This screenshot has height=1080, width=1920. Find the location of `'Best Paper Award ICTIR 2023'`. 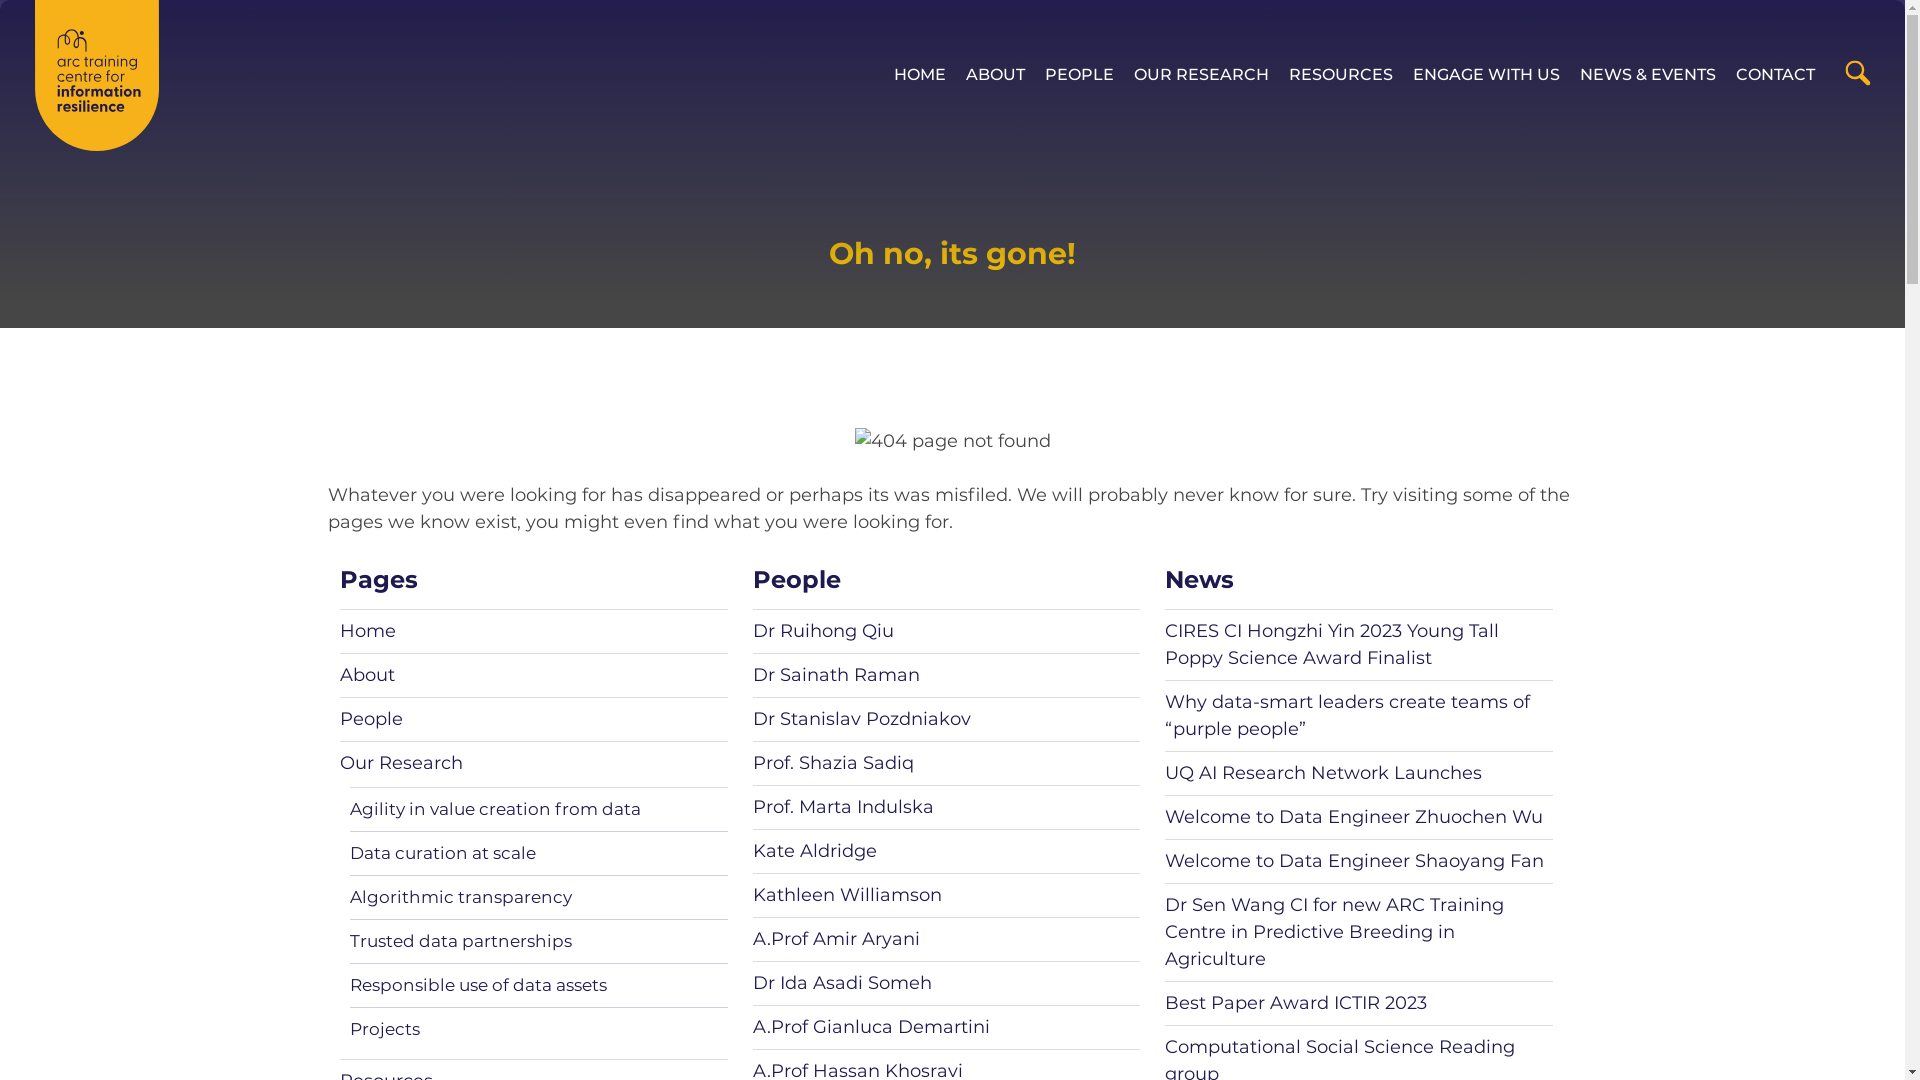

'Best Paper Award ICTIR 2023' is located at coordinates (1165, 1002).